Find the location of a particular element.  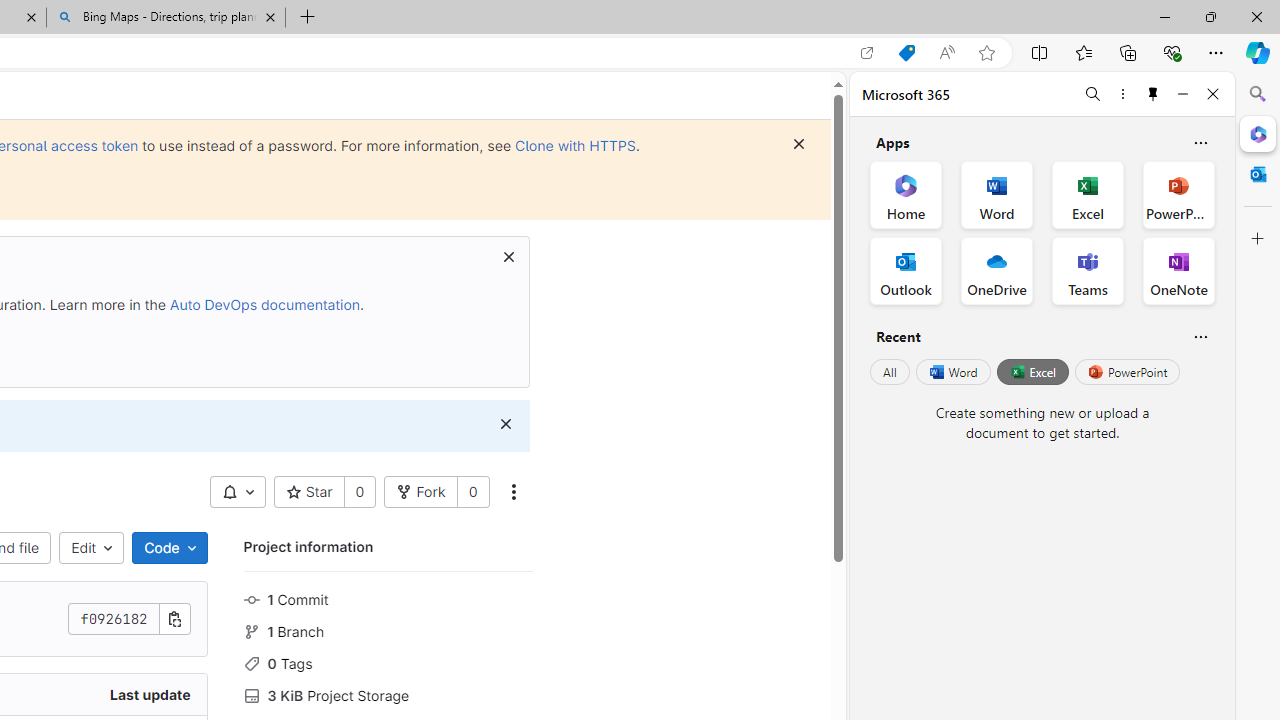

'Excel' is located at coordinates (1032, 372).